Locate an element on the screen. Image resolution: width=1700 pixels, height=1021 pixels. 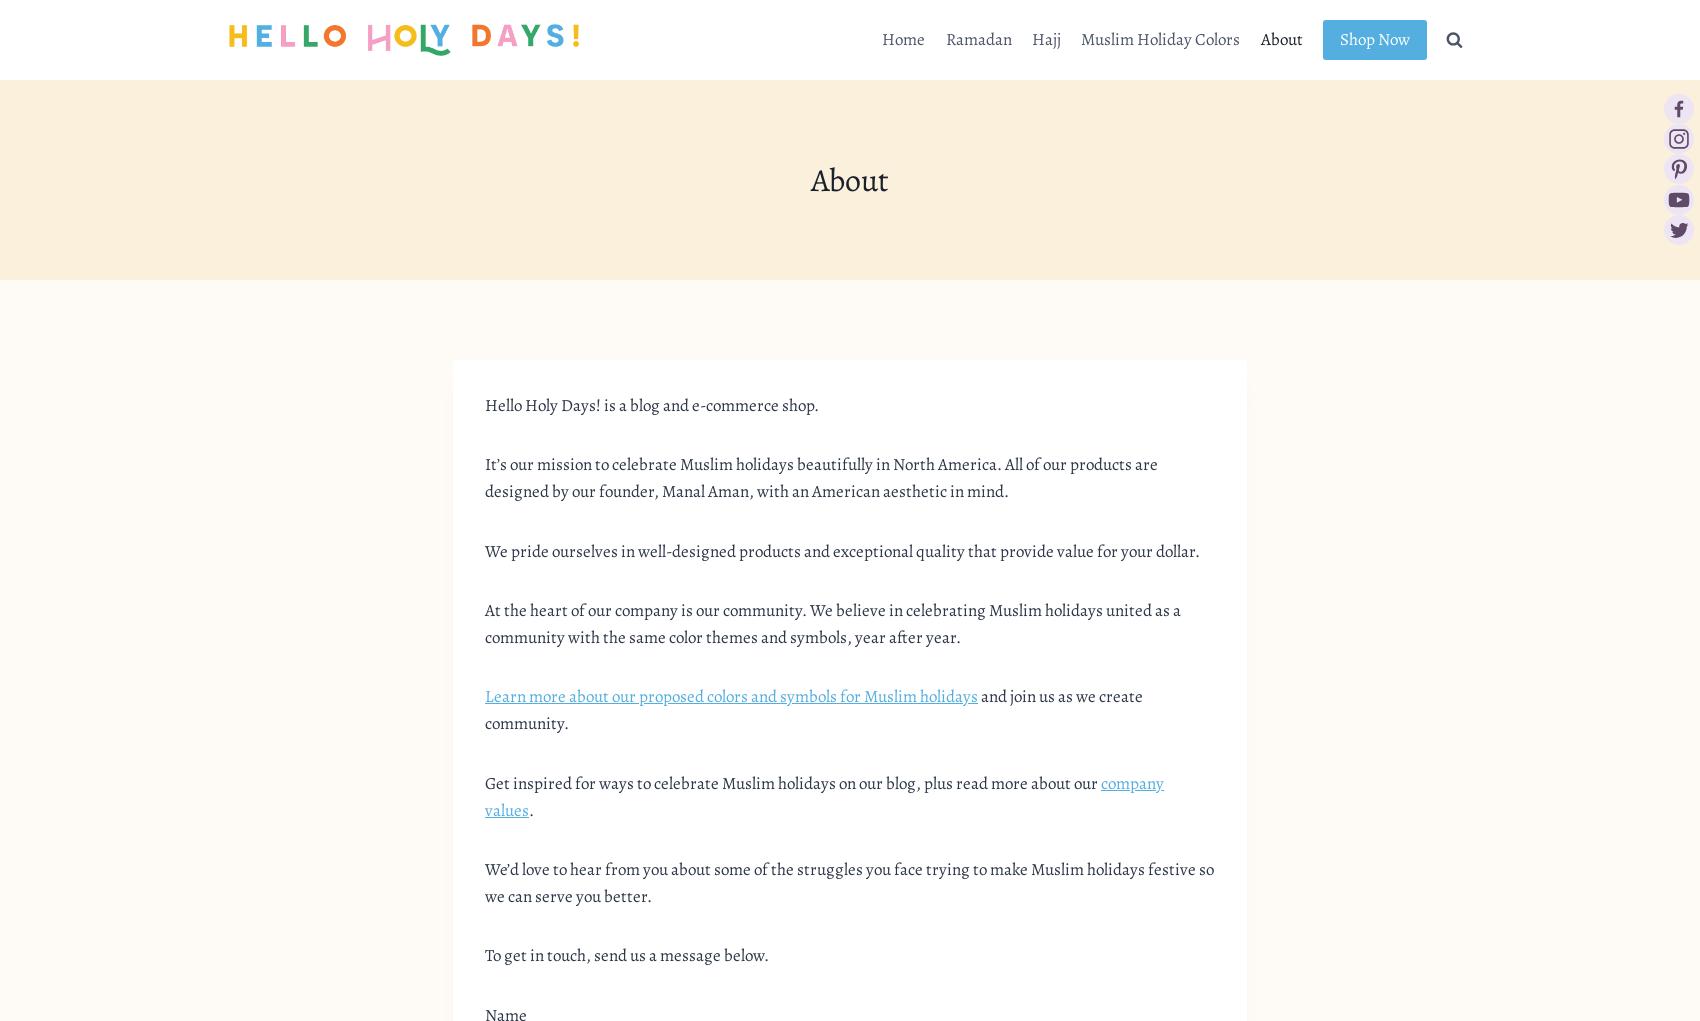
'It’s our mission to celebrate Muslim holidays beautifully in North America. All of our products are designed by our founder, Manal Aman, with an American aesthetic in mind.' is located at coordinates (820, 477).